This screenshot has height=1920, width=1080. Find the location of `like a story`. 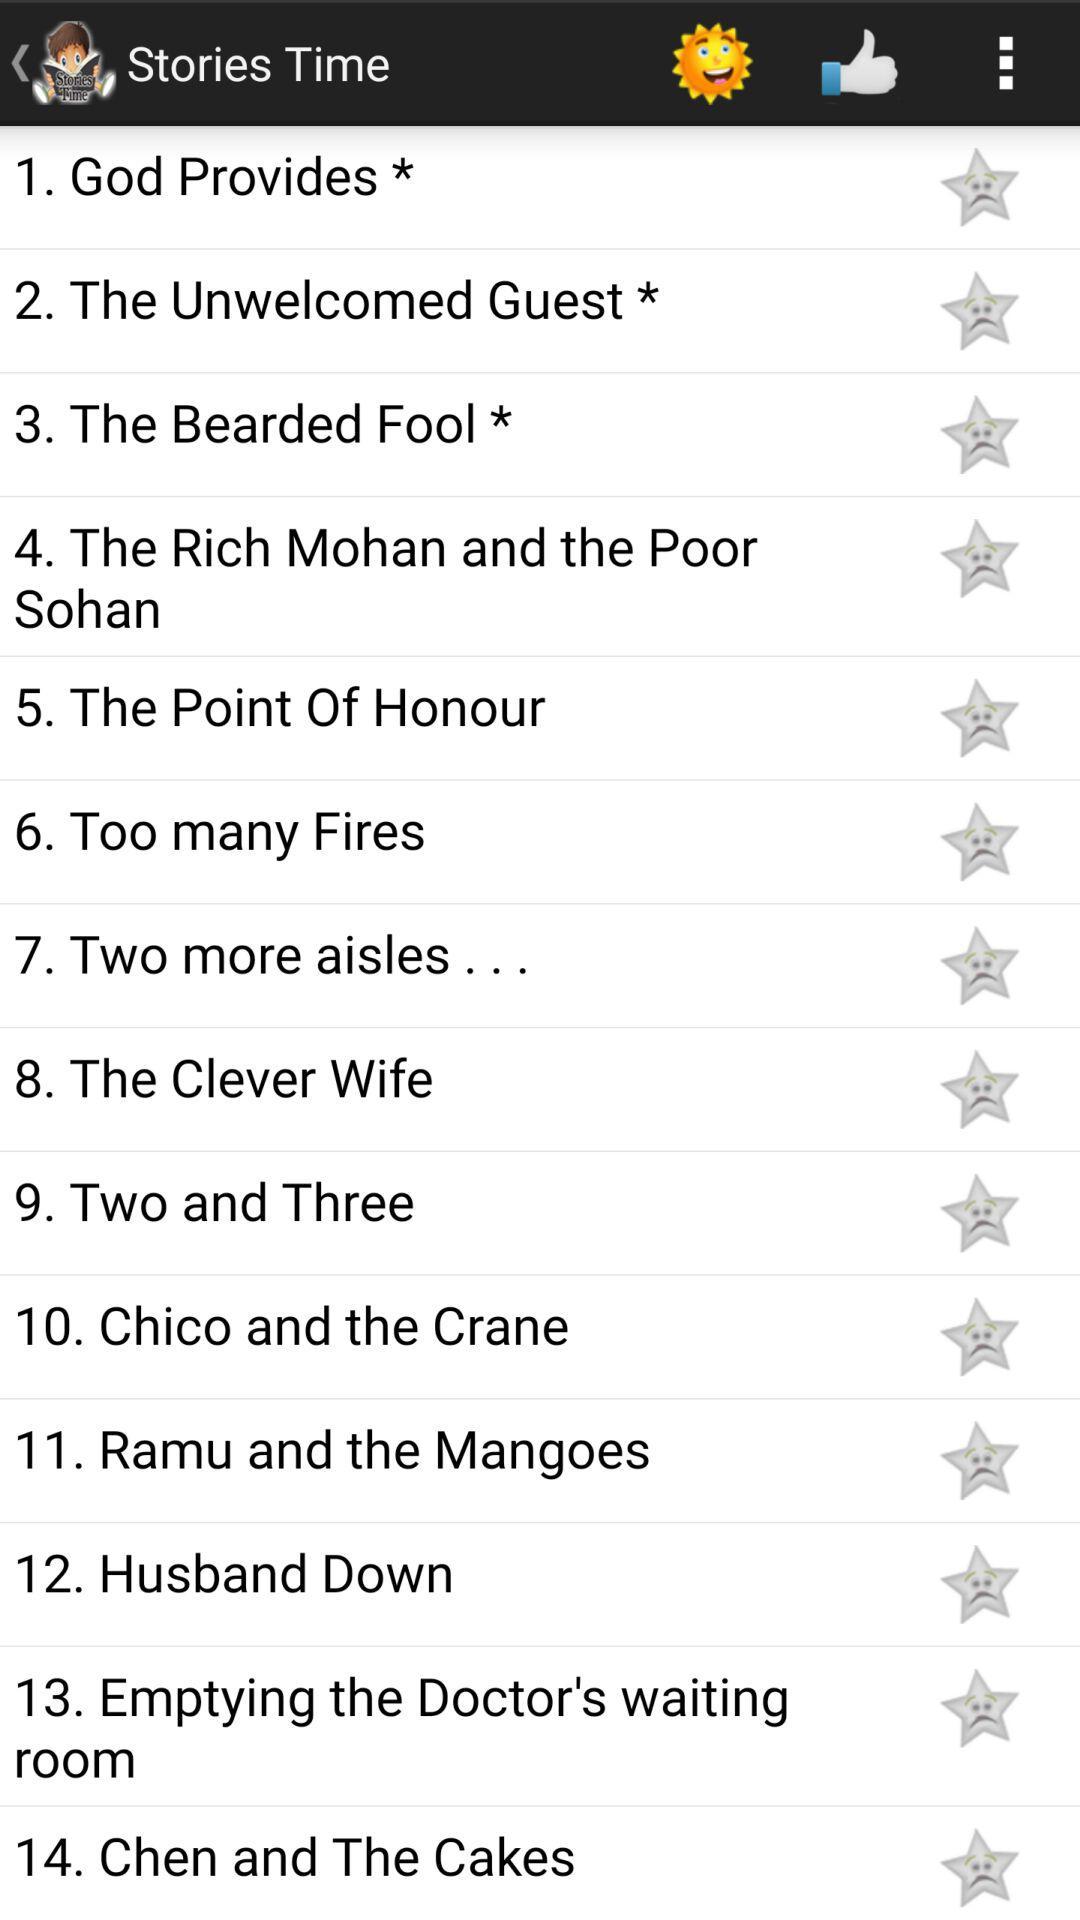

like a story is located at coordinates (978, 558).